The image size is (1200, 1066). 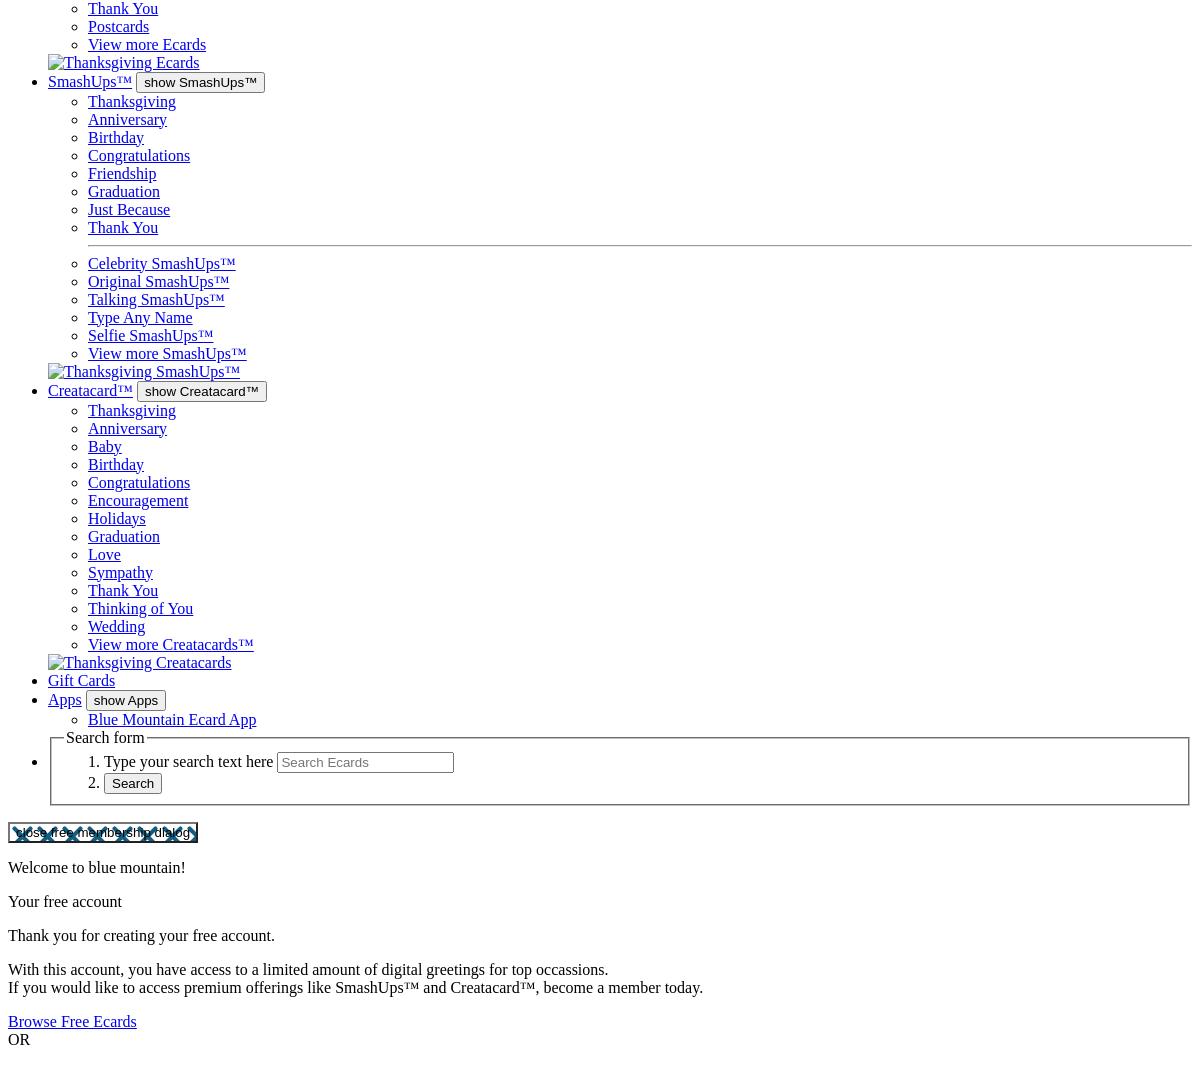 I want to click on 'Postcards', so click(x=118, y=24).